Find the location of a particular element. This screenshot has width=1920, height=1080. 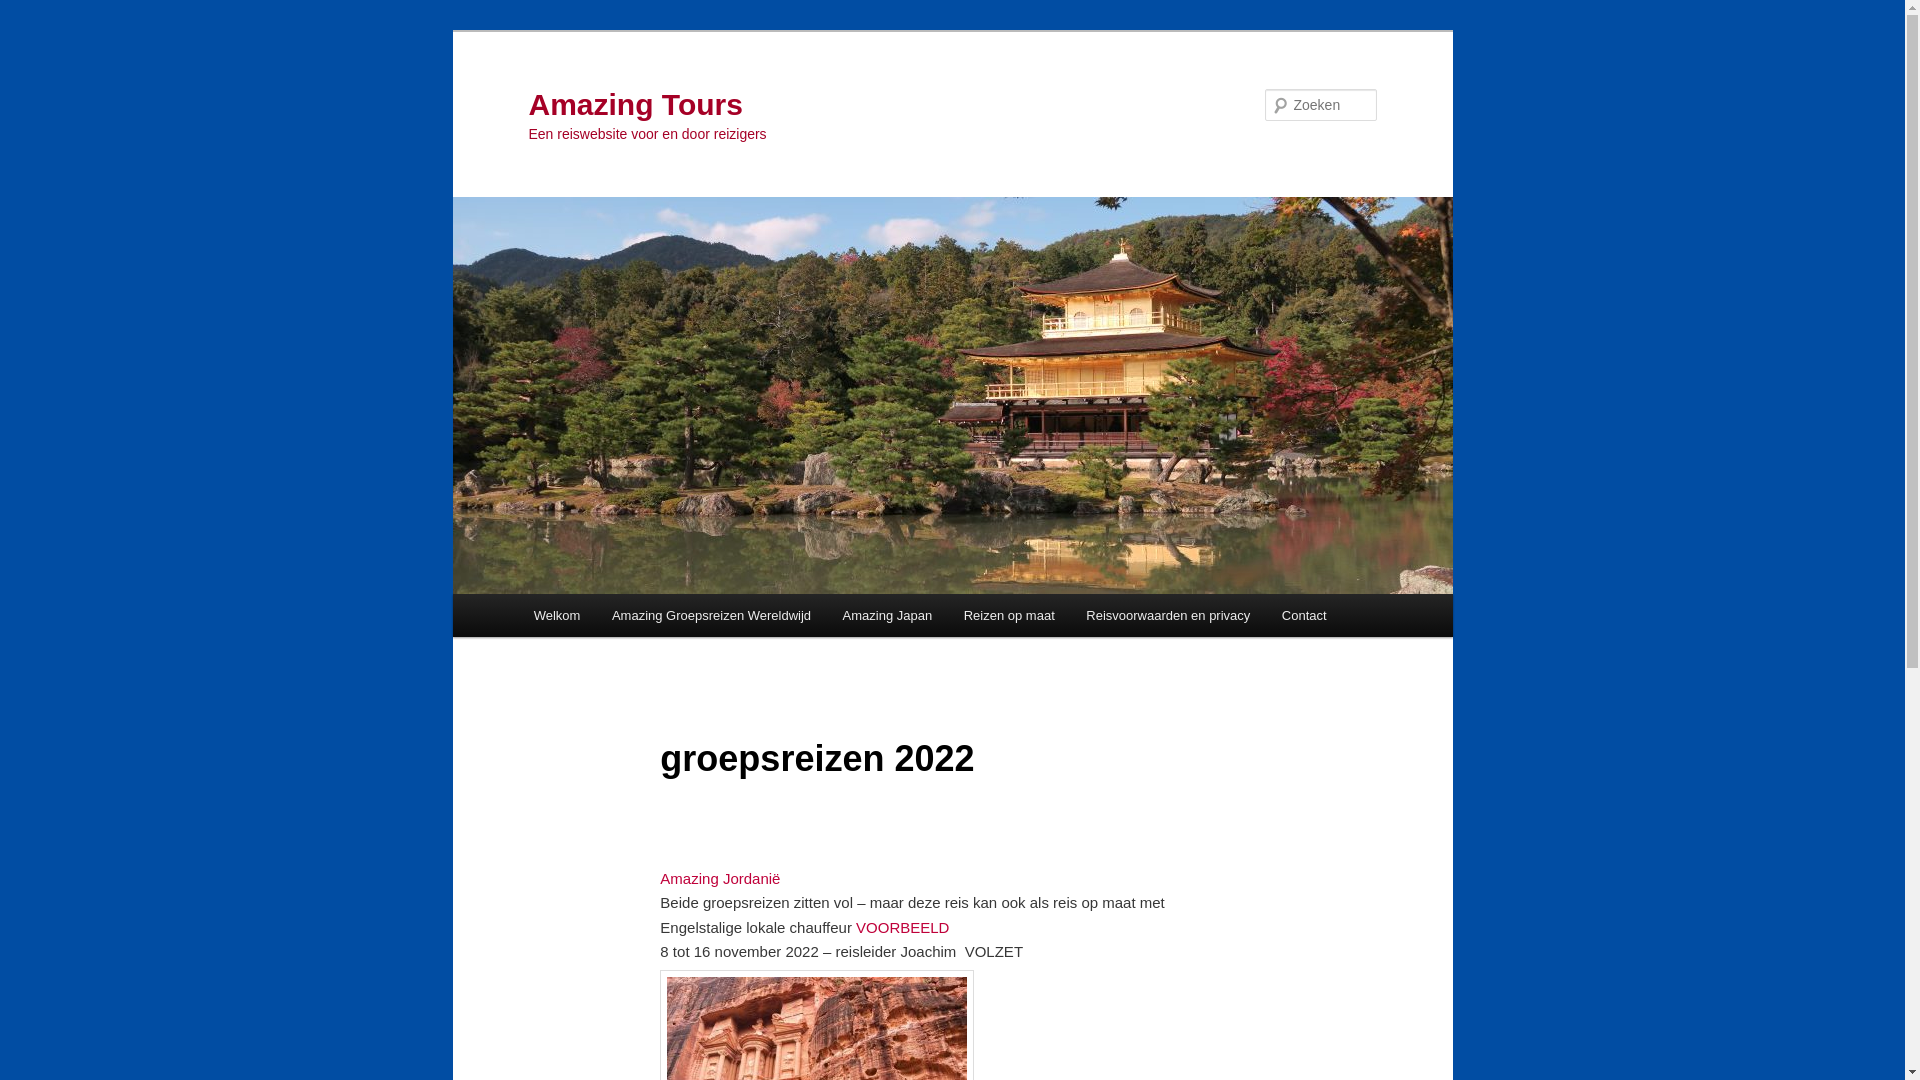

'Amazing Tours' is located at coordinates (633, 104).